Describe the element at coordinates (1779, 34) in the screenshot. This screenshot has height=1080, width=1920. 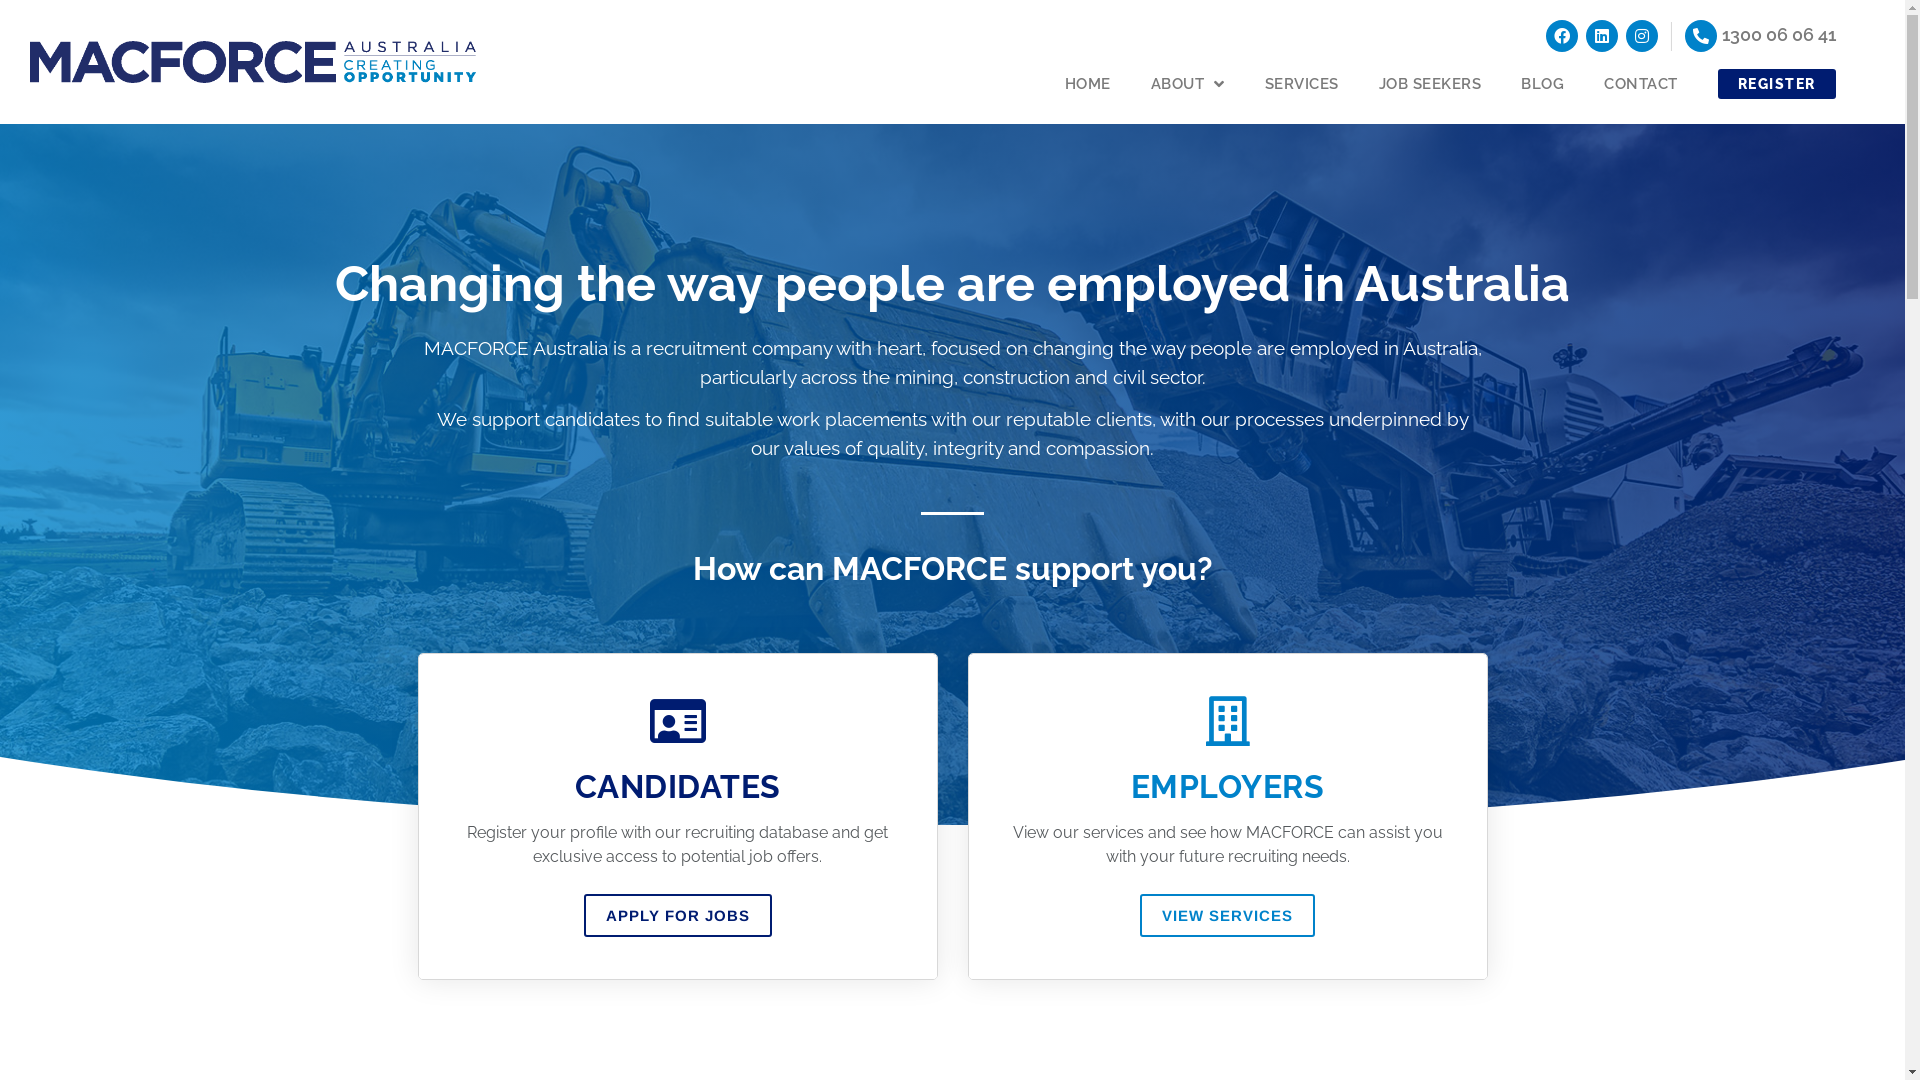
I see `'1300 06 06 41'` at that location.